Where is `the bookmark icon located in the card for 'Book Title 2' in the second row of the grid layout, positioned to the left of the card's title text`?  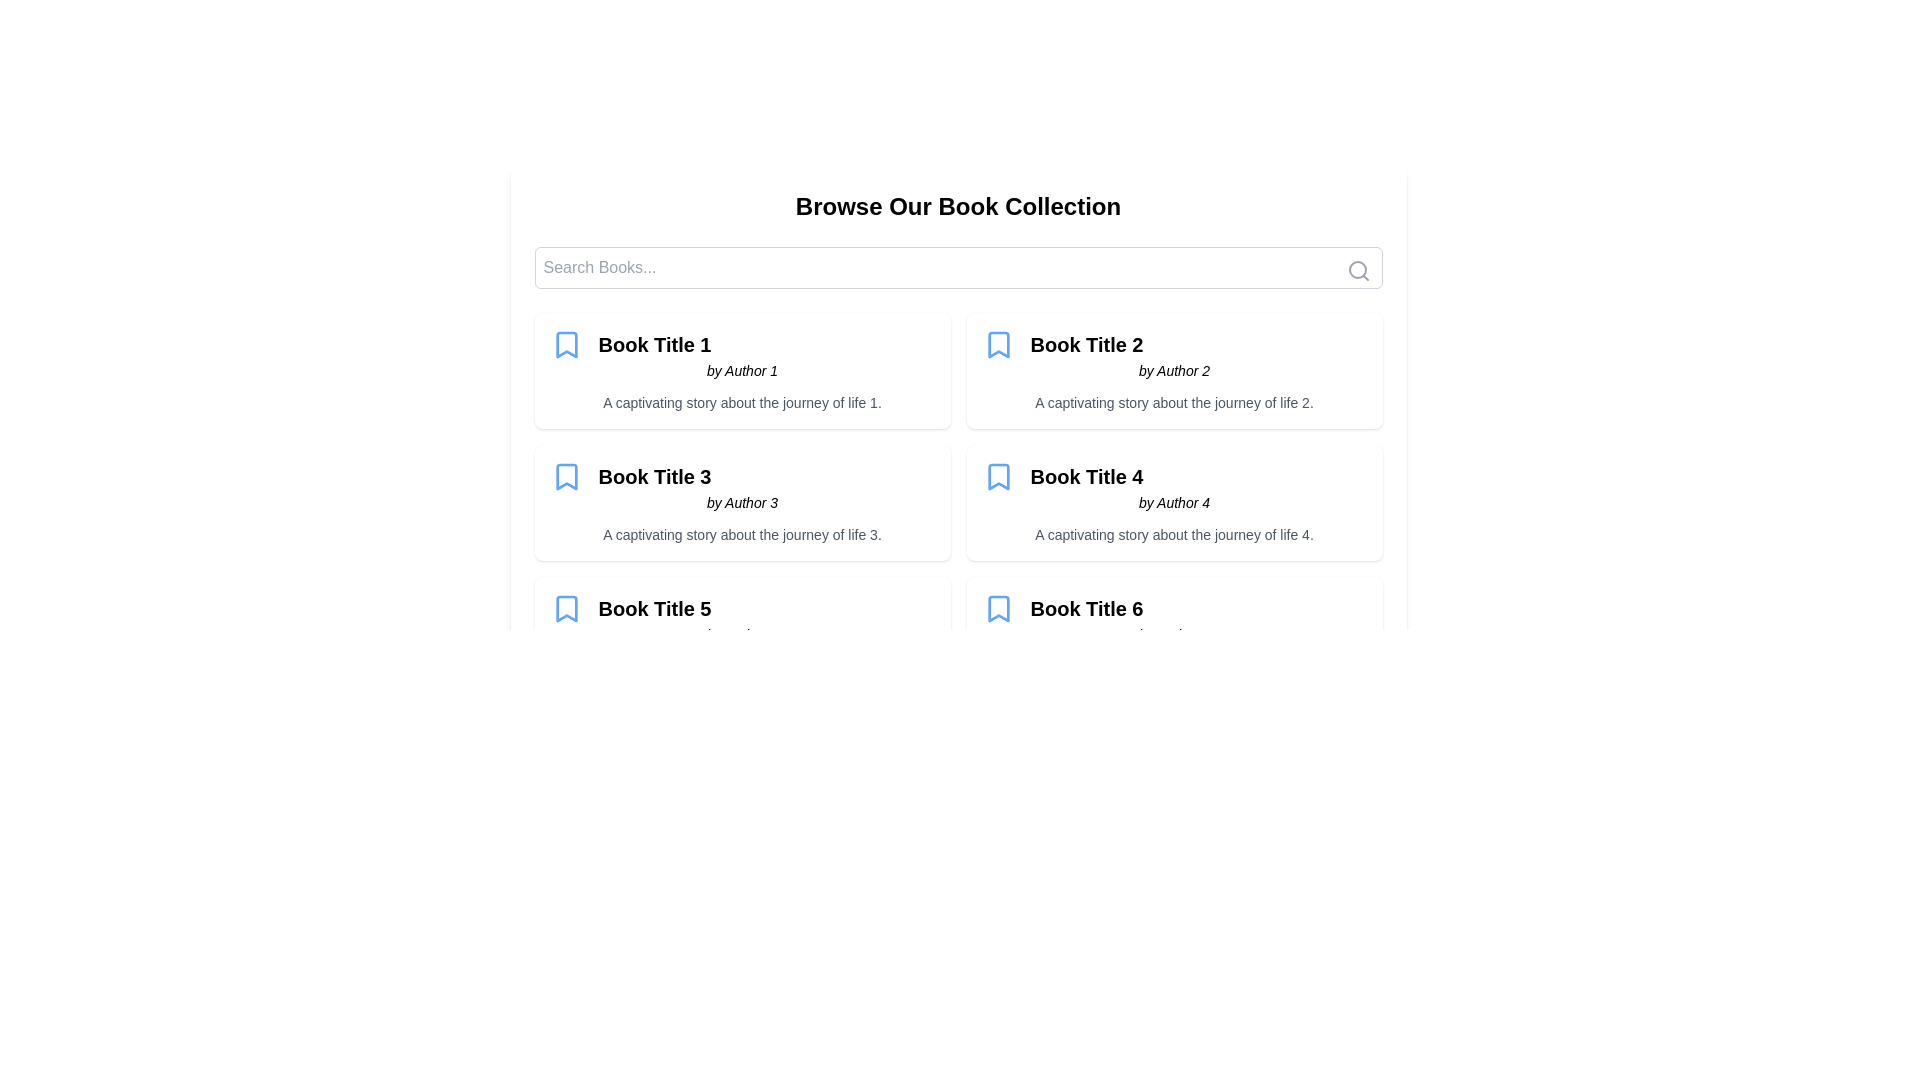 the bookmark icon located in the card for 'Book Title 2' in the second row of the grid layout, positioned to the left of the card's title text is located at coordinates (998, 343).